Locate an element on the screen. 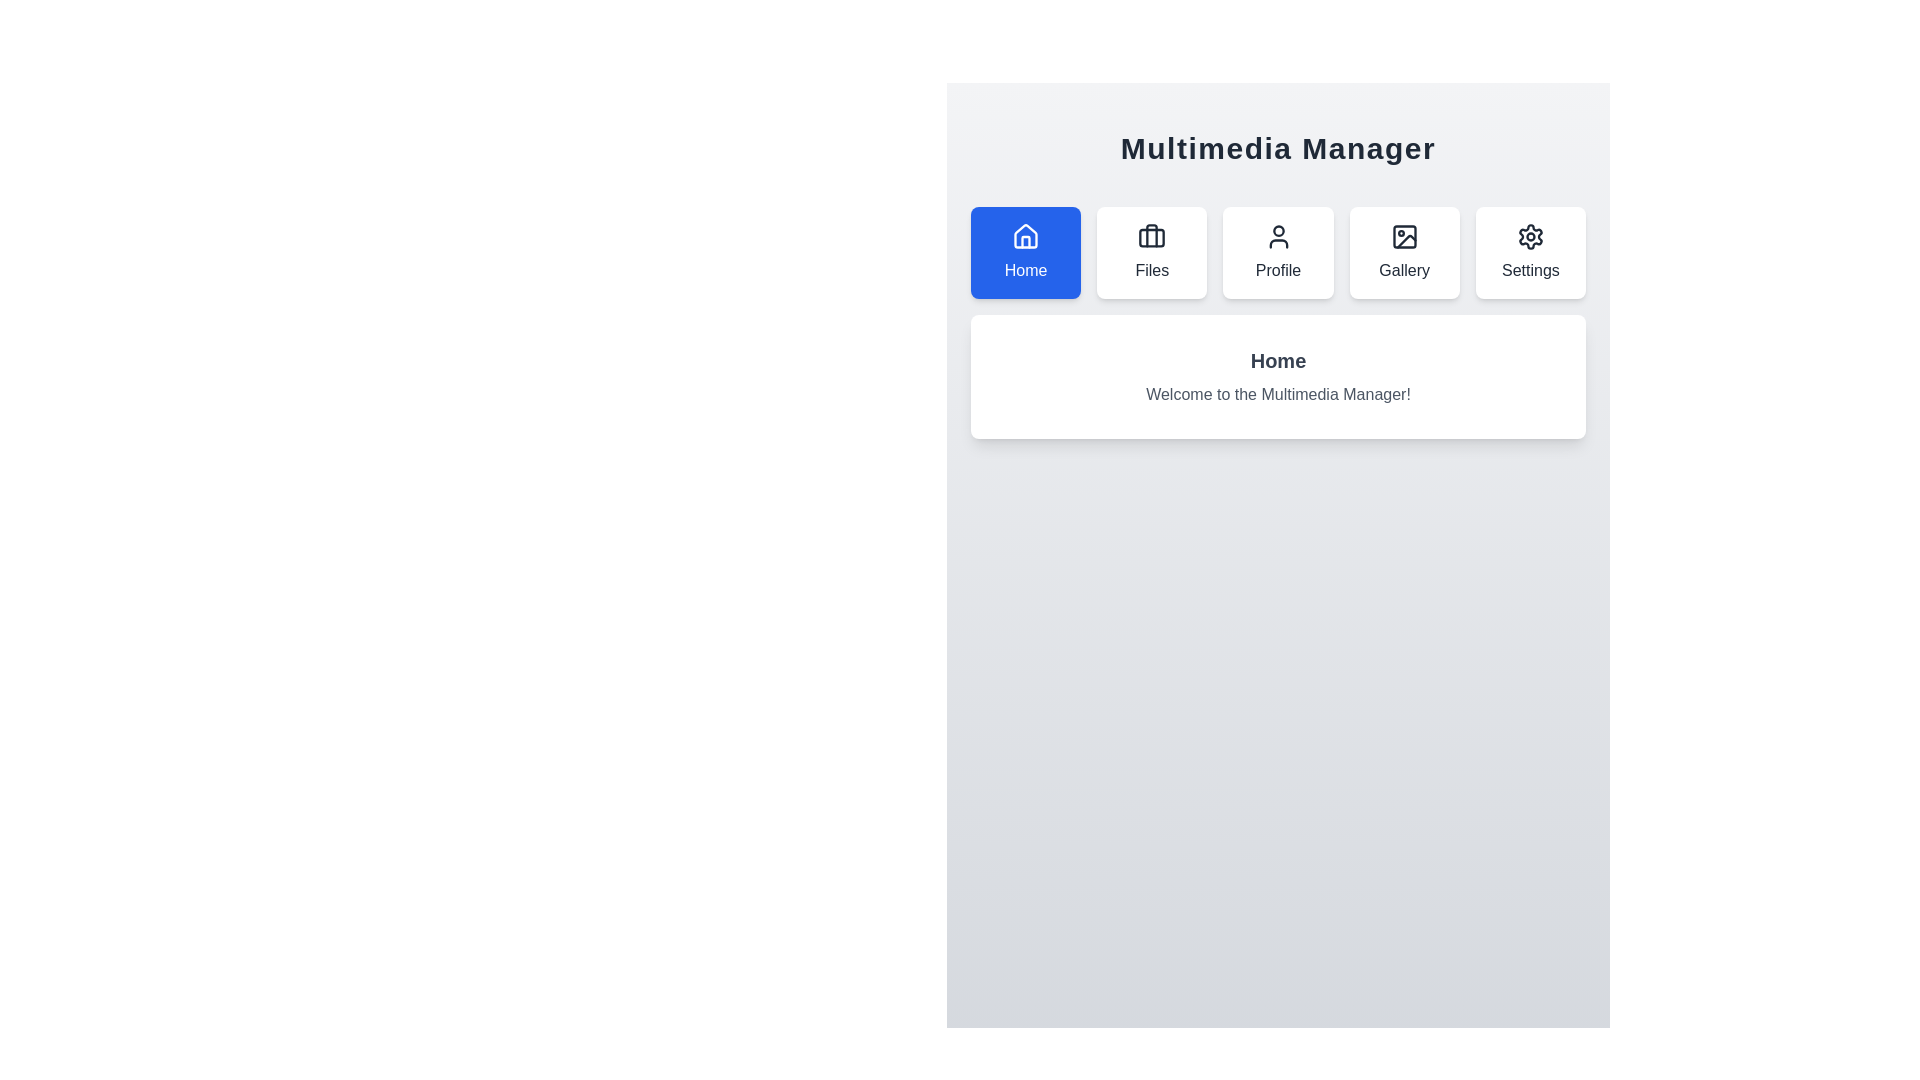 The image size is (1920, 1080). the buttons in the Horizontal Navigation Bar located below the 'Multimedia Manager' header for visual feedback is located at coordinates (1277, 252).